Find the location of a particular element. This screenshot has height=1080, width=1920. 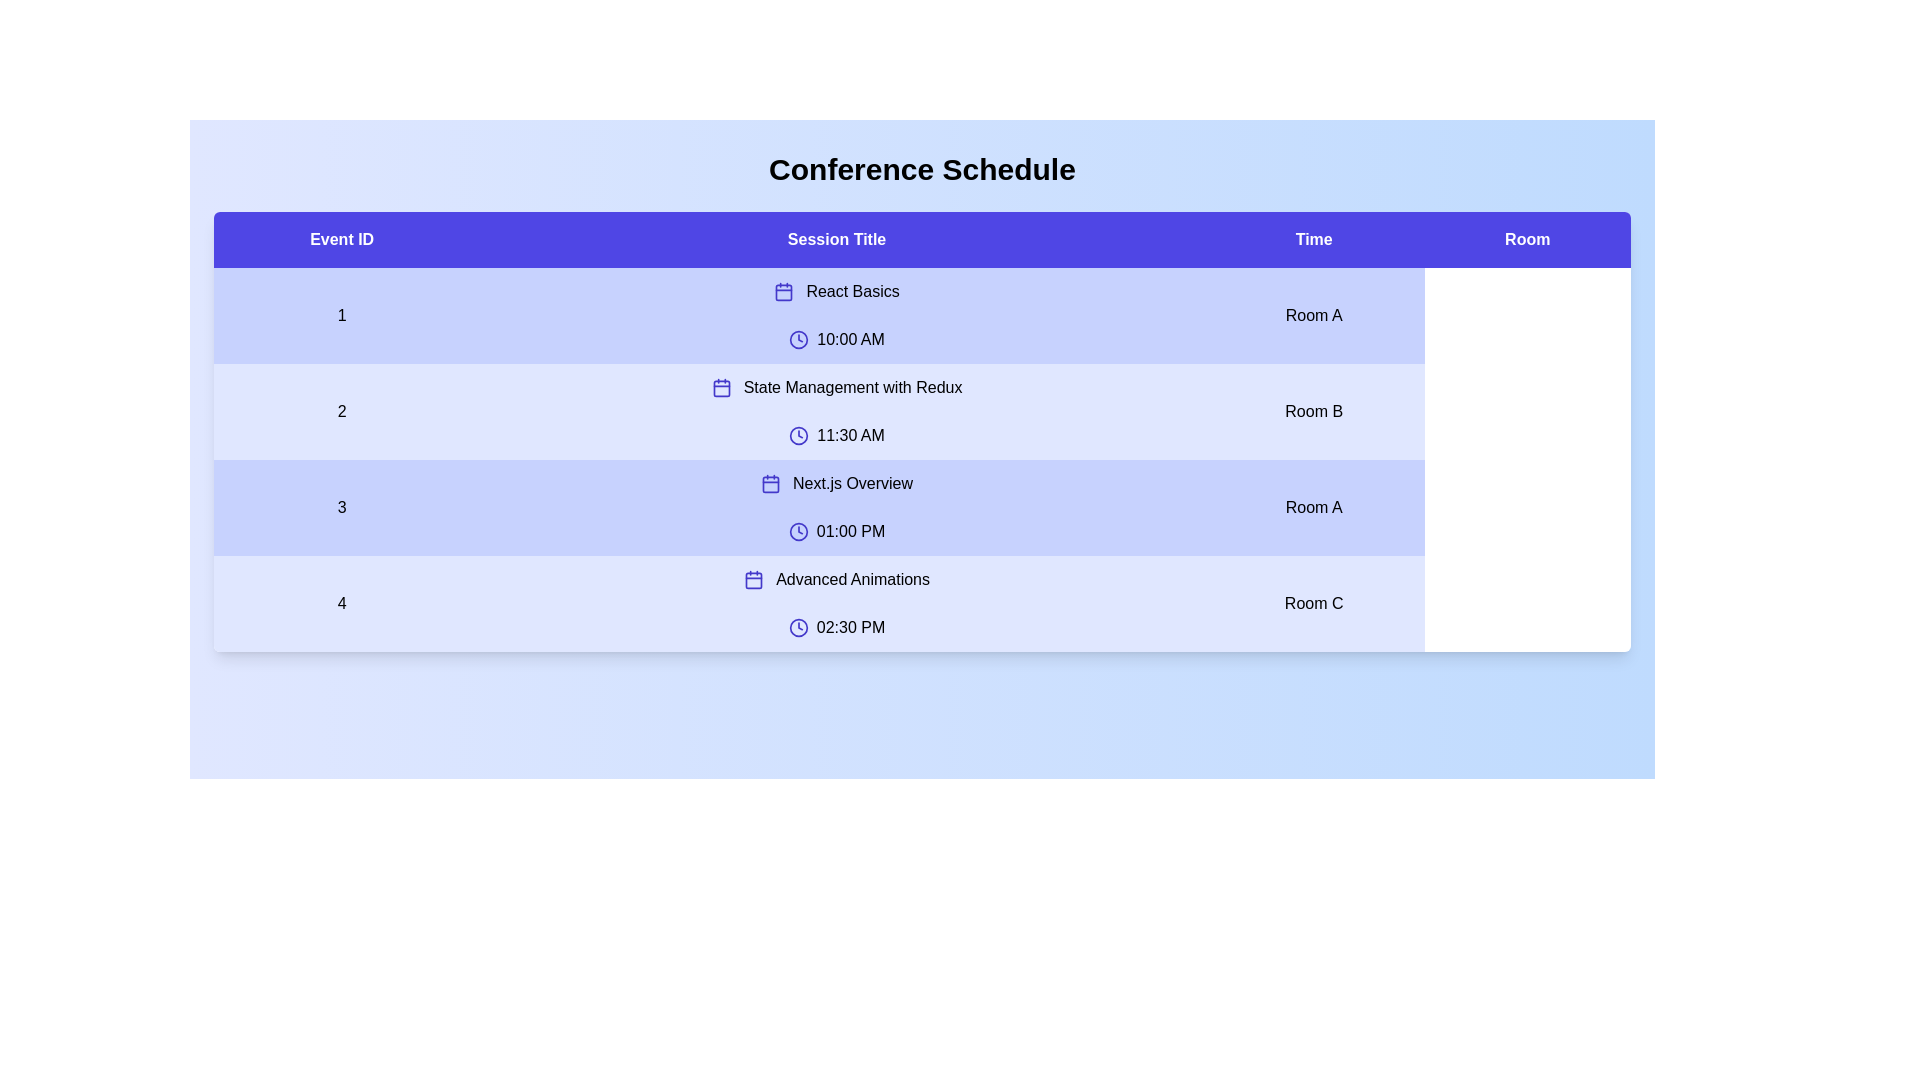

the table header labeled 'Session Title' to sort the table by that column is located at coordinates (836, 238).